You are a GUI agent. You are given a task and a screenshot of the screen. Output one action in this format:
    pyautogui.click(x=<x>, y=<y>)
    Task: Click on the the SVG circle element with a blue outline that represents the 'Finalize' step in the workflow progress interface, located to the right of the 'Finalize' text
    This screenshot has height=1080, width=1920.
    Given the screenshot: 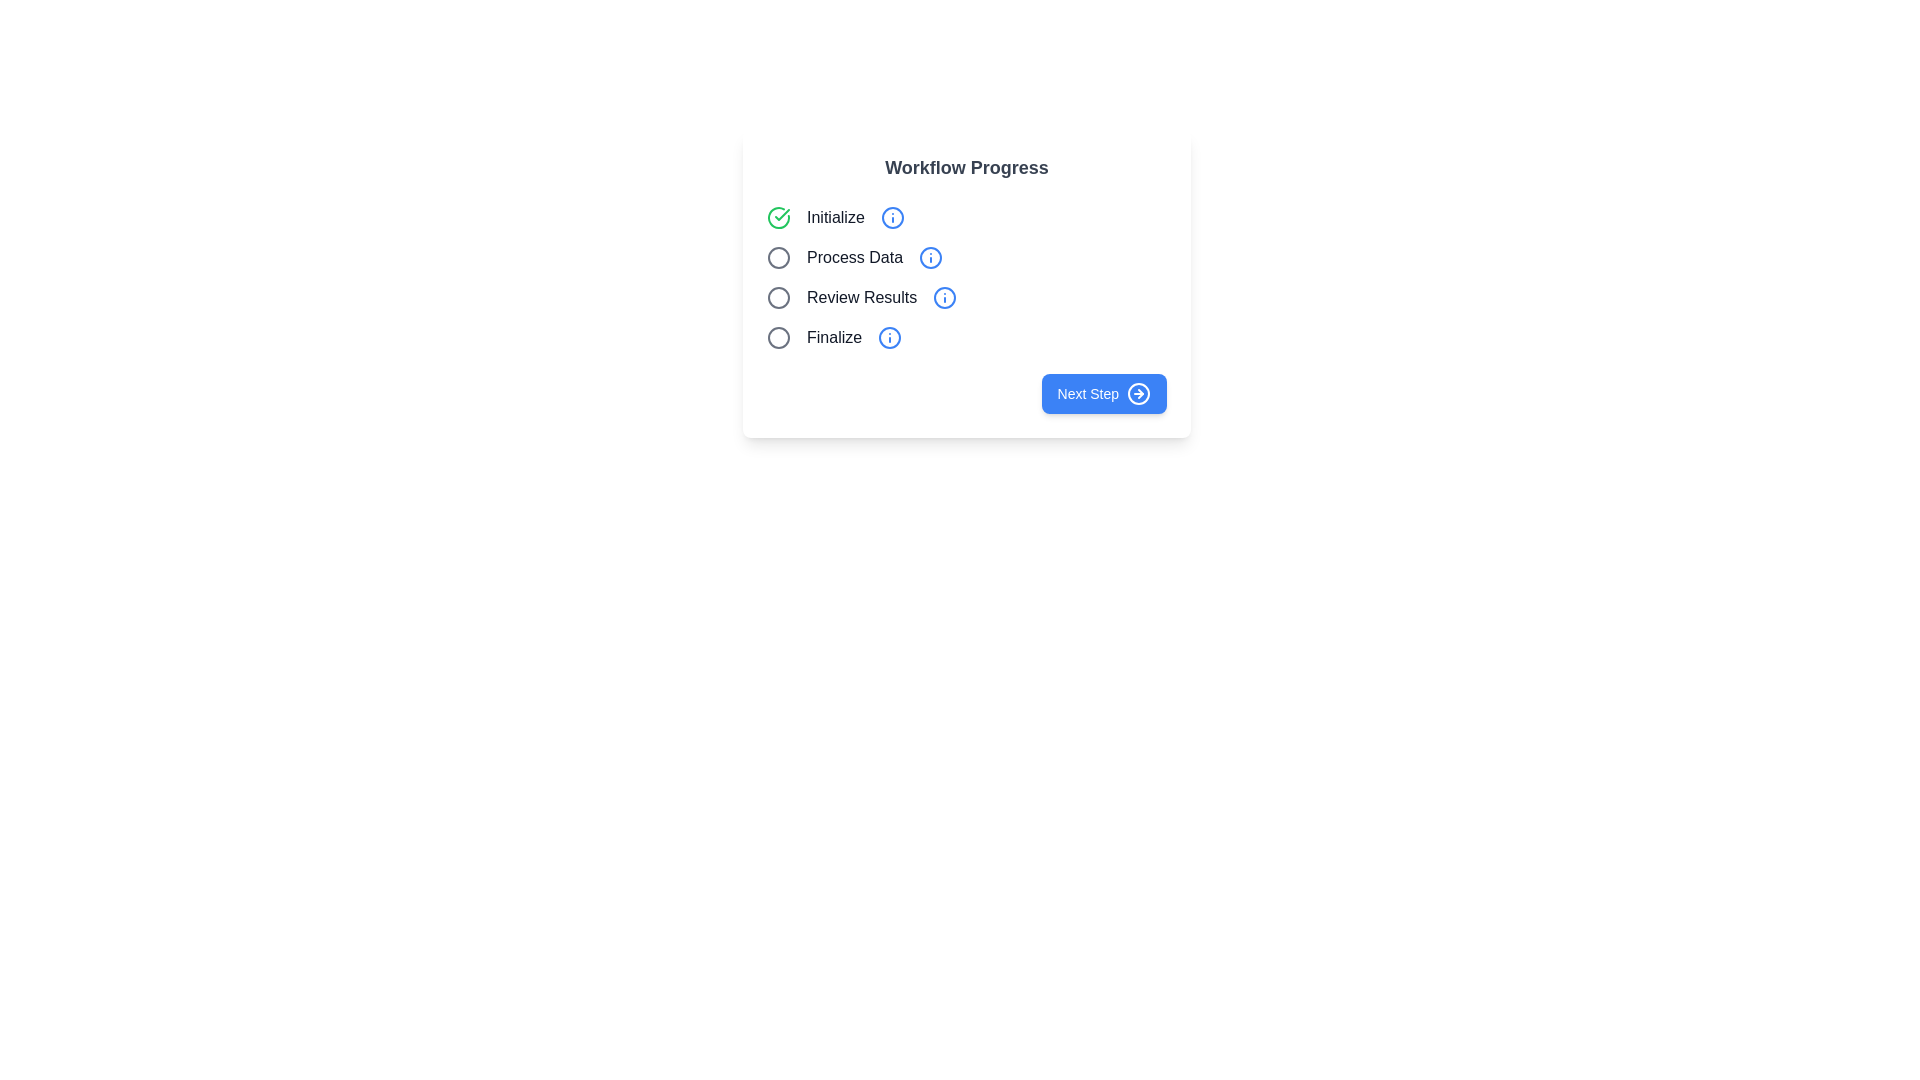 What is the action you would take?
    pyautogui.click(x=889, y=337)
    